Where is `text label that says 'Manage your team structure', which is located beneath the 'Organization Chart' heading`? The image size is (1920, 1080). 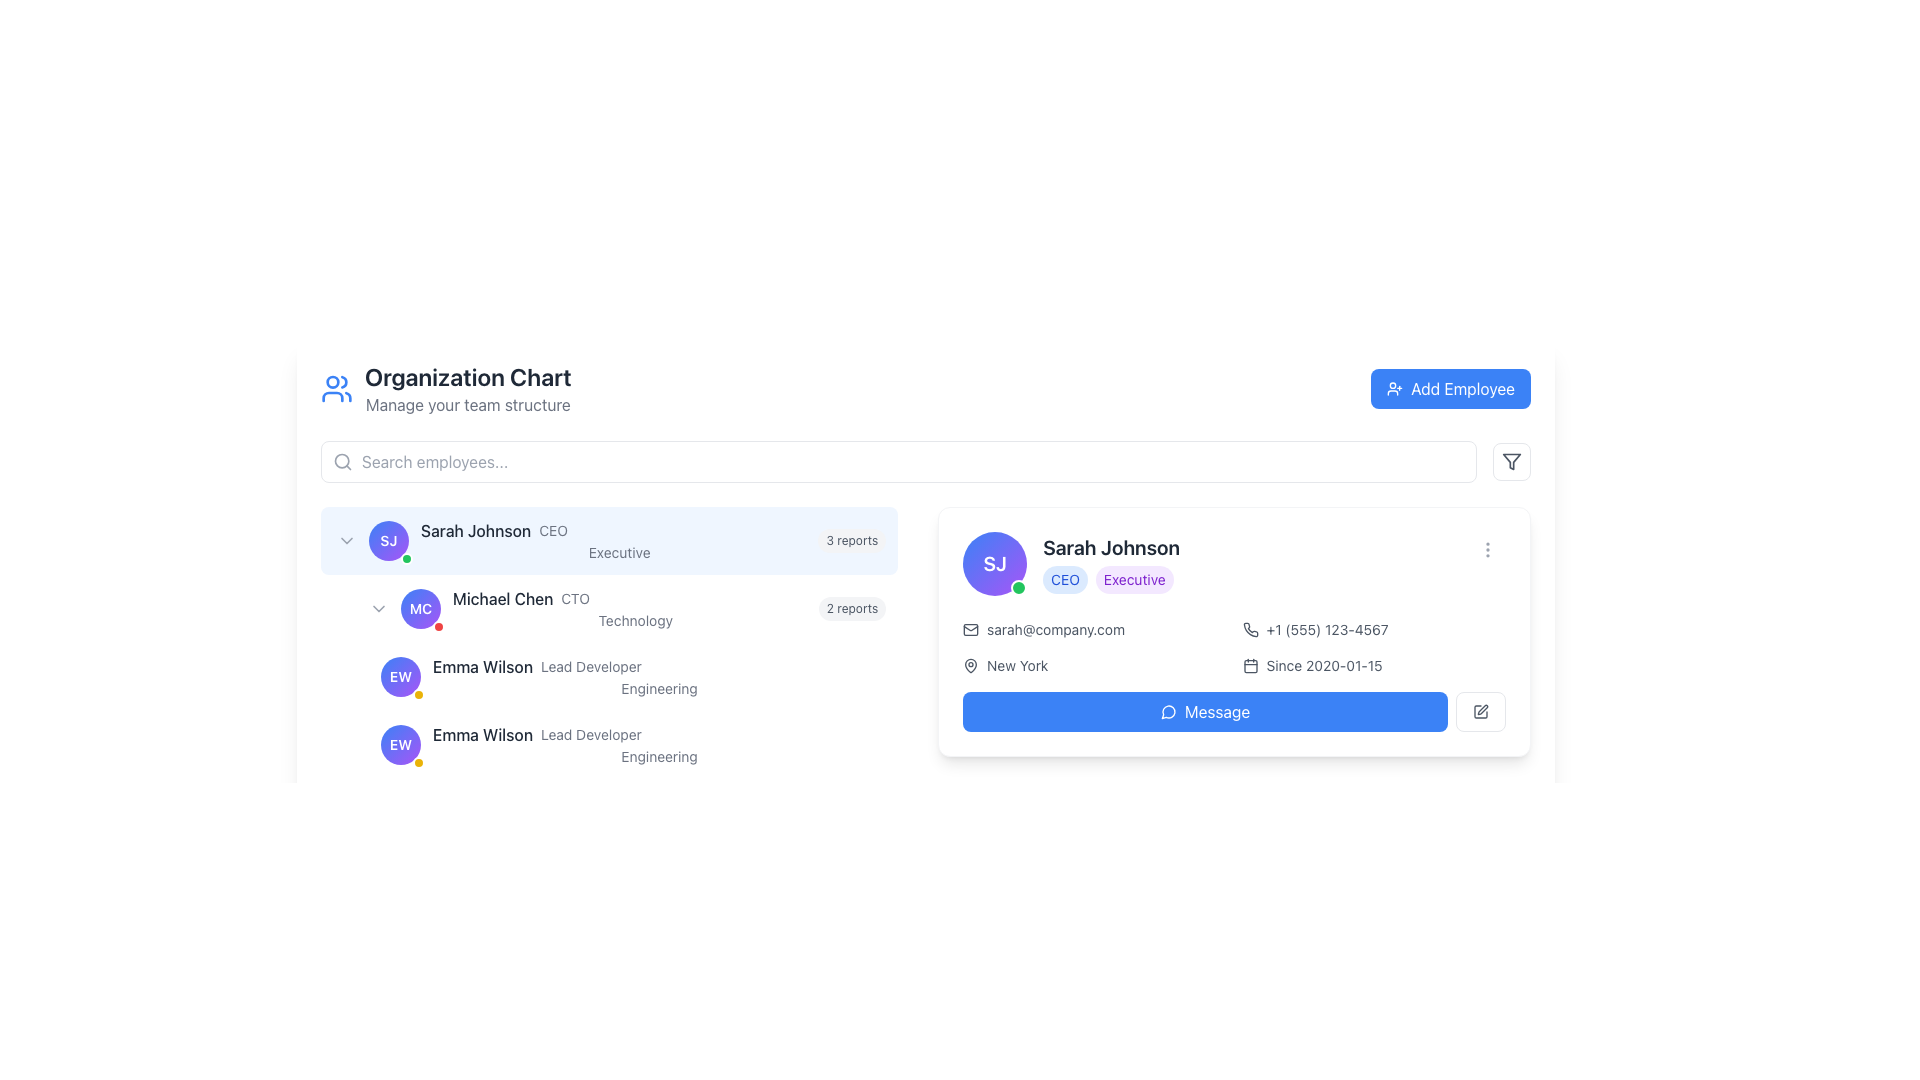
text label that says 'Manage your team structure', which is located beneath the 'Organization Chart' heading is located at coordinates (467, 405).